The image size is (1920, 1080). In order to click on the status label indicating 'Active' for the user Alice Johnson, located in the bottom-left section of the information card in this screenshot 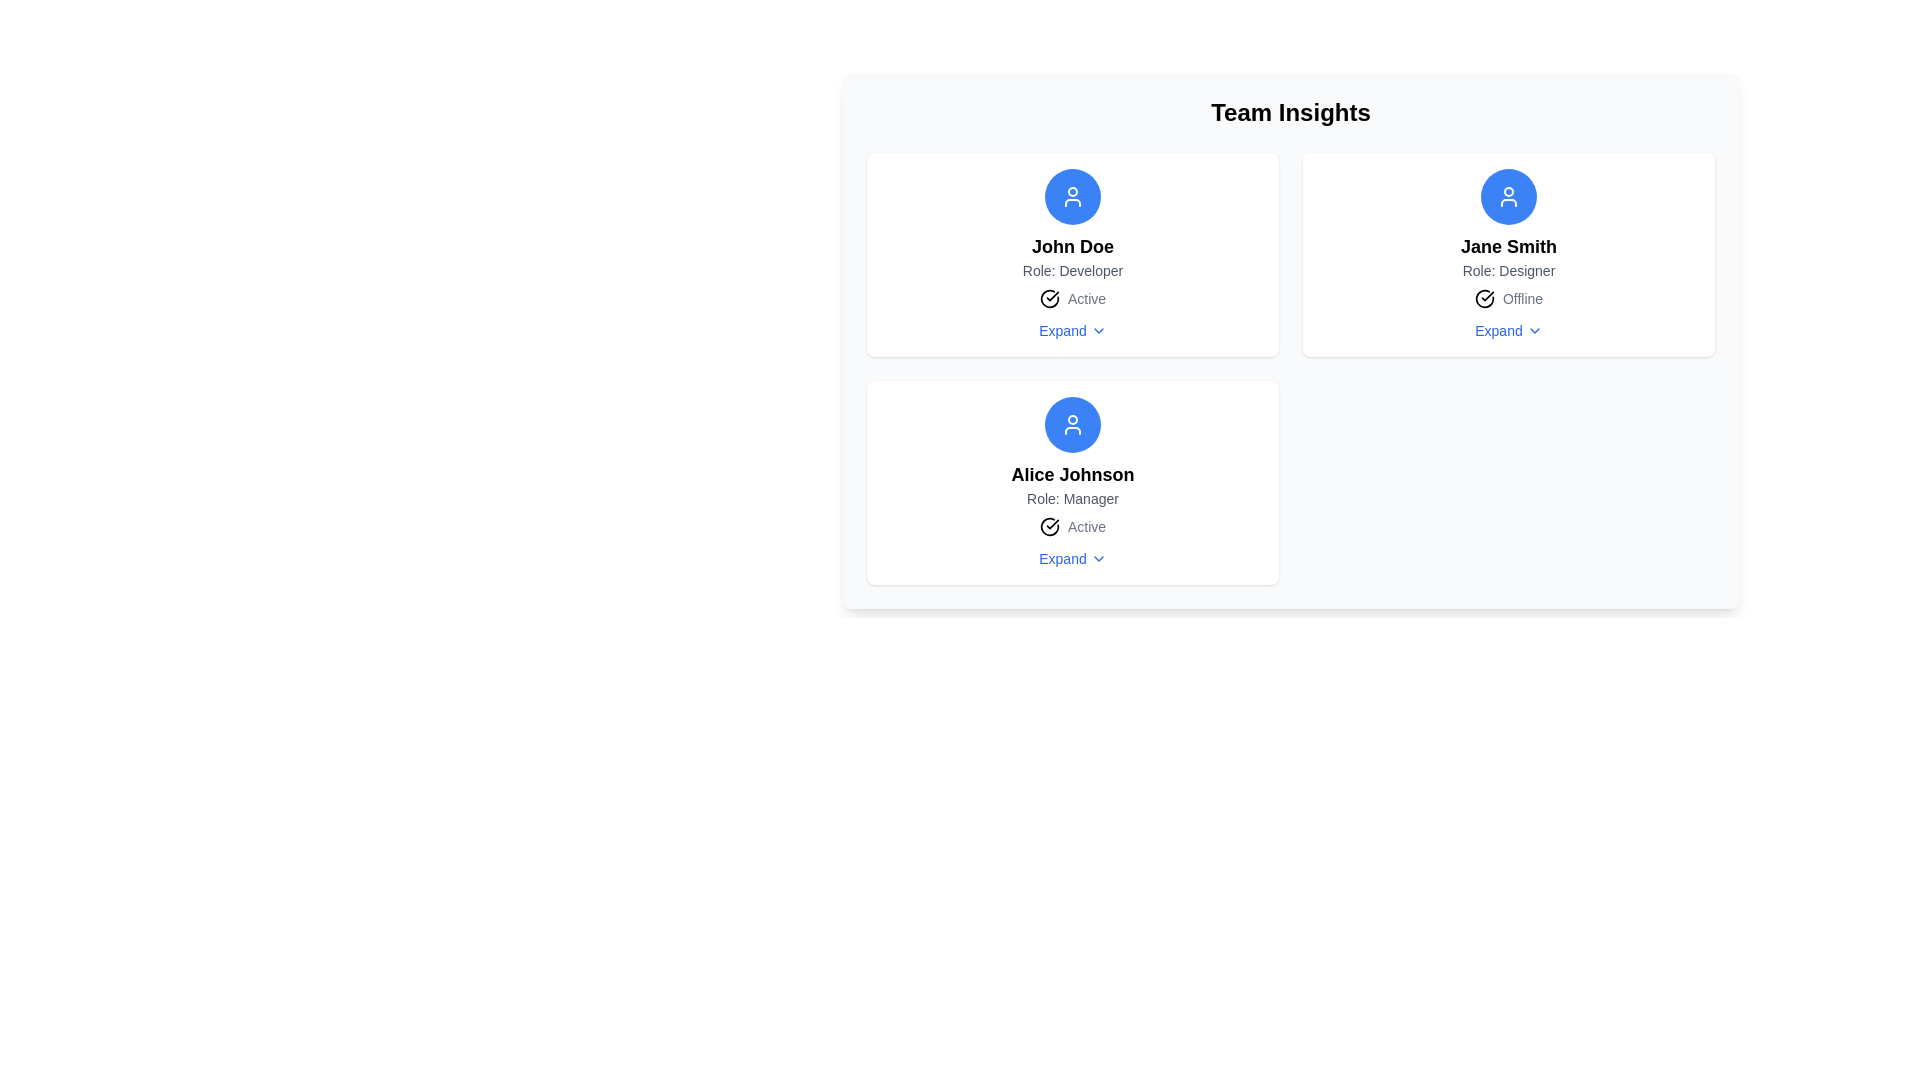, I will do `click(1085, 526)`.